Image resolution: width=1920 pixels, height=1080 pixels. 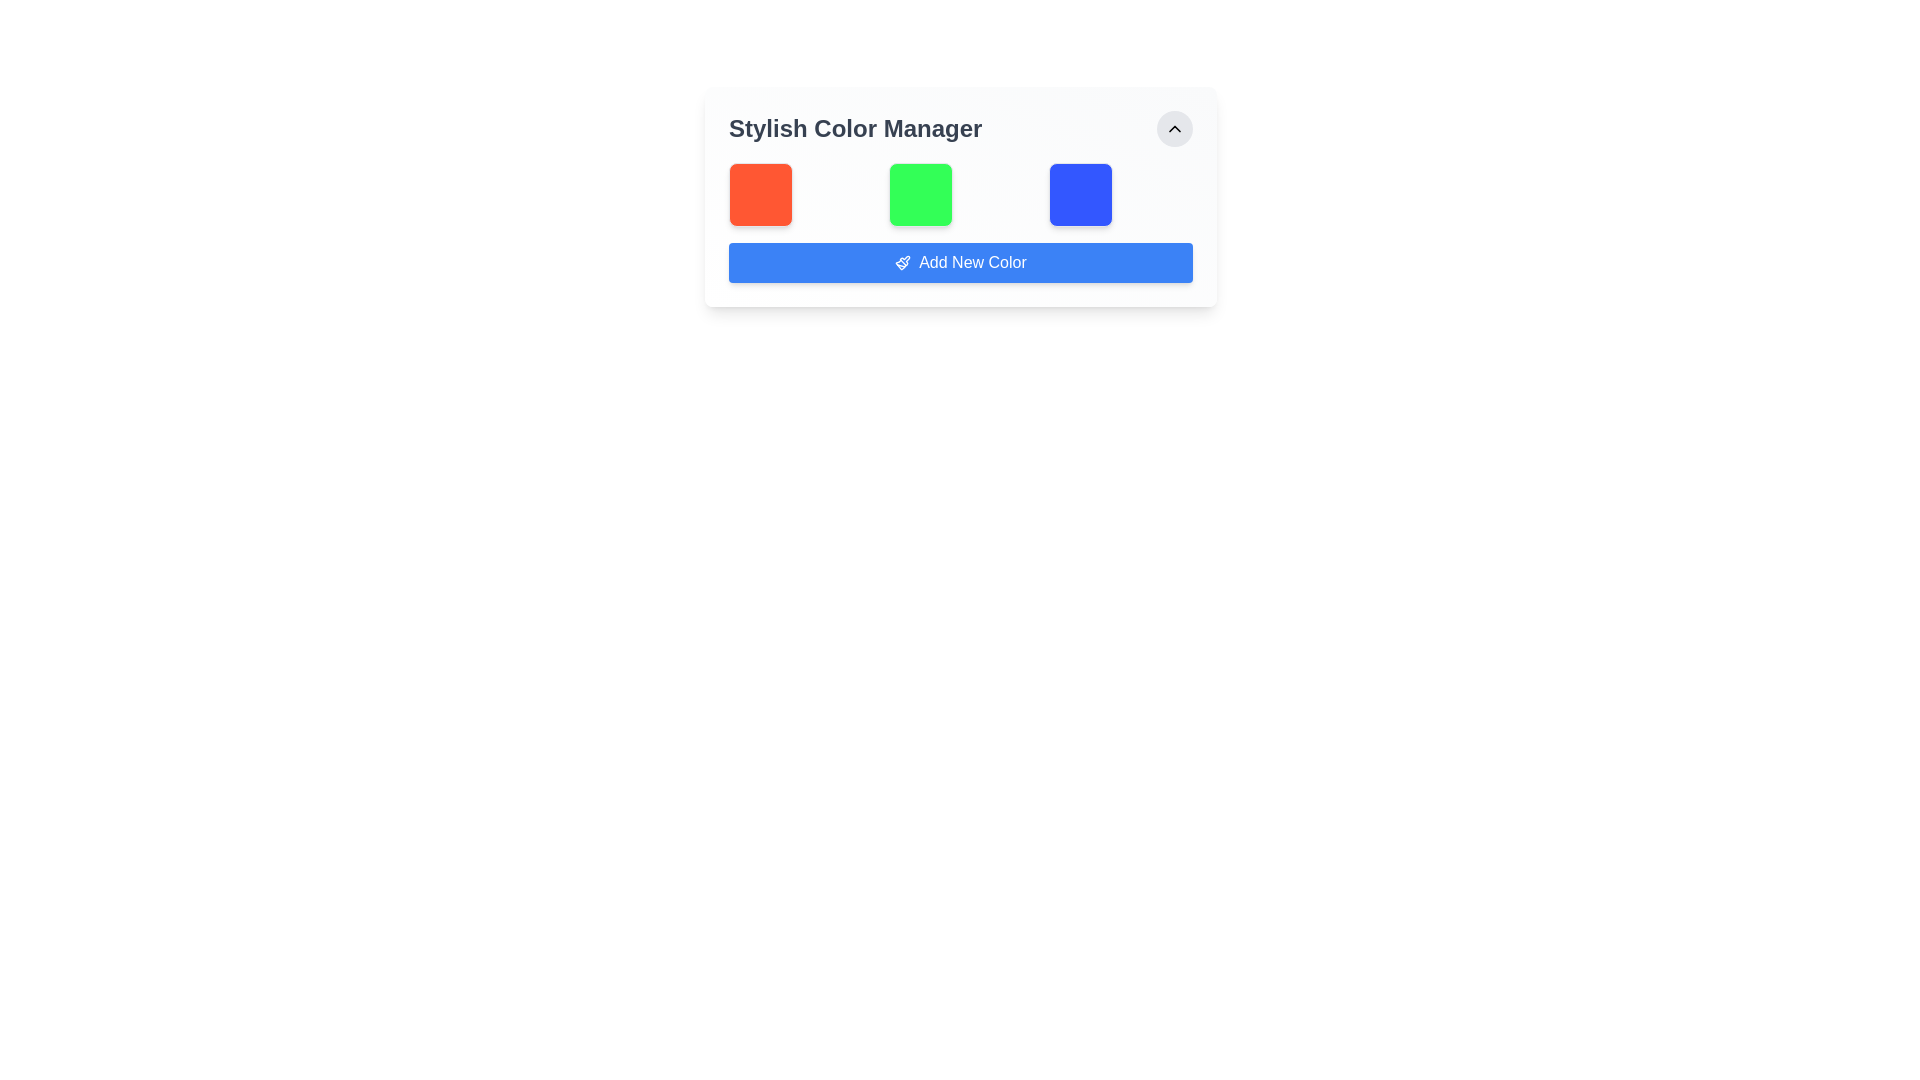 I want to click on the paintbrush icon located to the left of the 'Add New Color' text within the blue button, so click(x=902, y=261).